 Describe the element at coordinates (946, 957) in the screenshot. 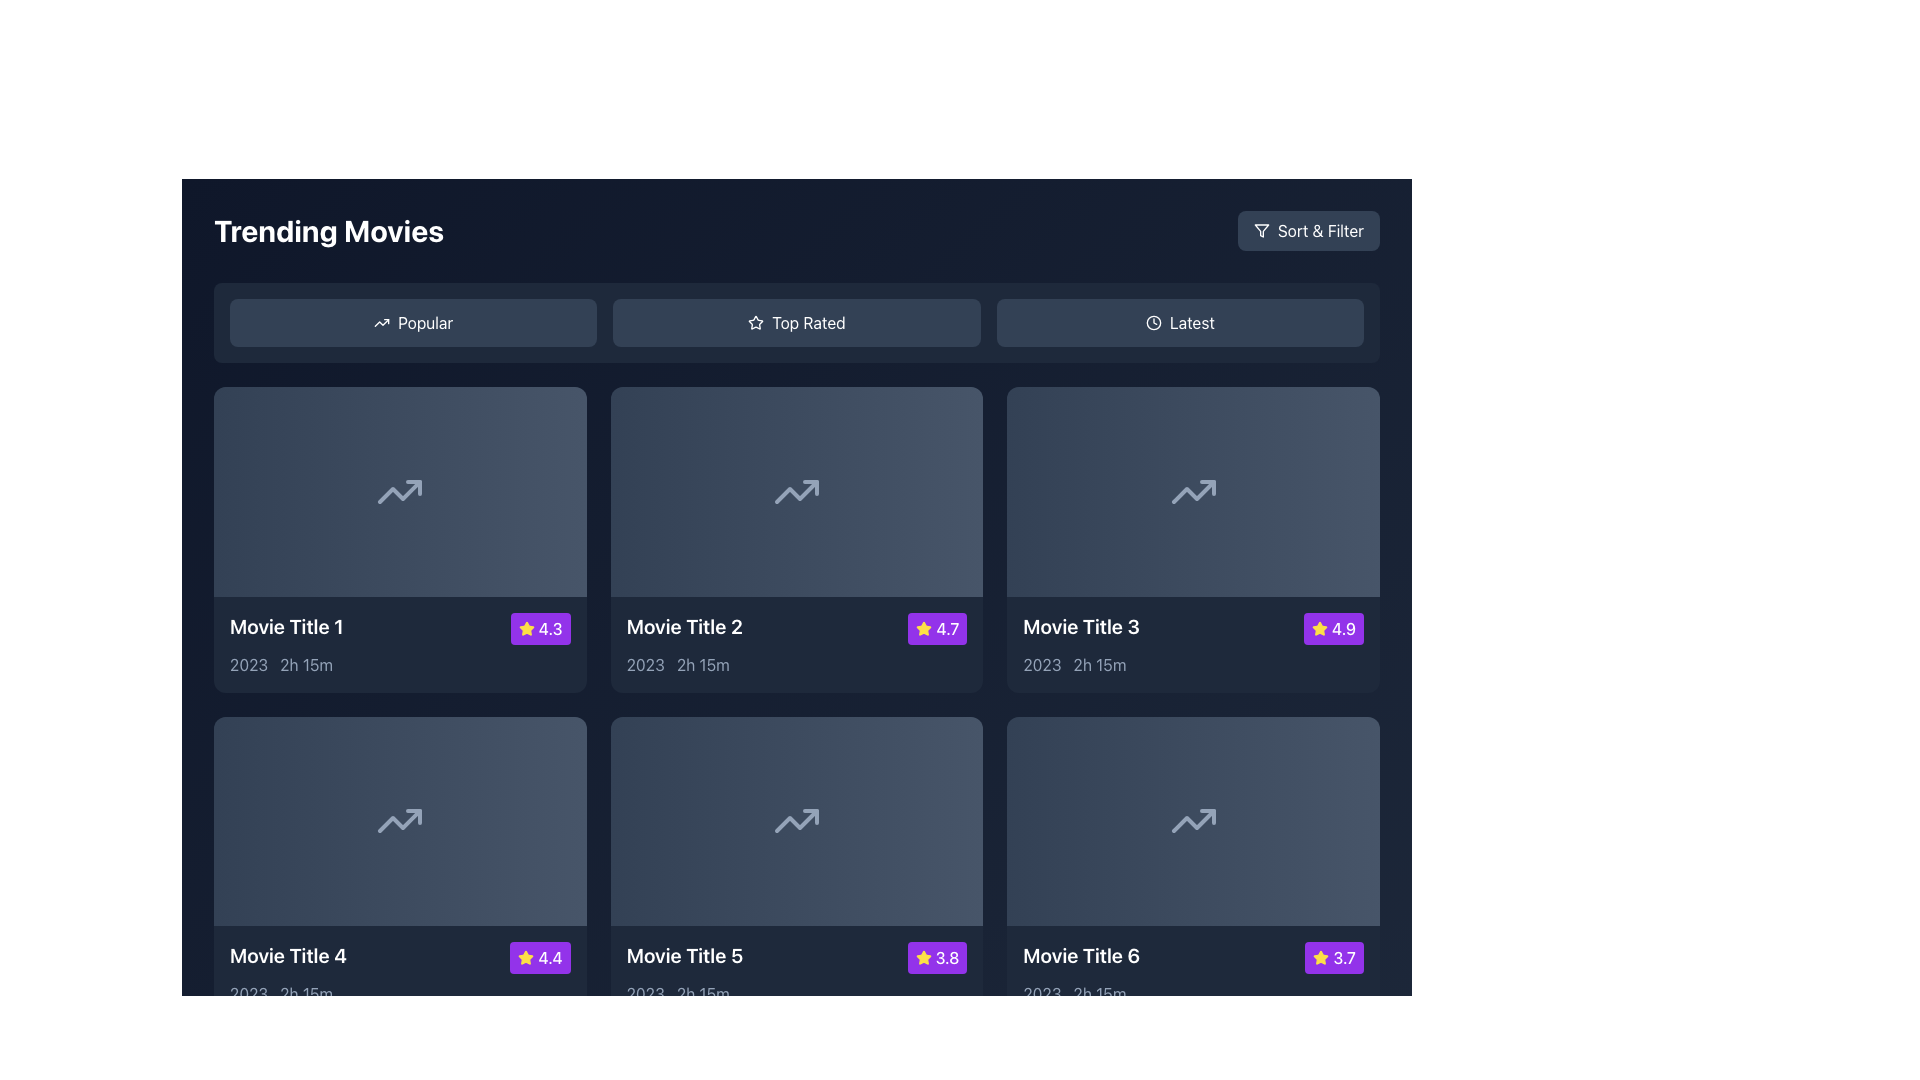

I see `the text label indicating the rating score of 'Movie Title 5', located at the bottom-right corner of the card, adjacent to the star icon` at that location.